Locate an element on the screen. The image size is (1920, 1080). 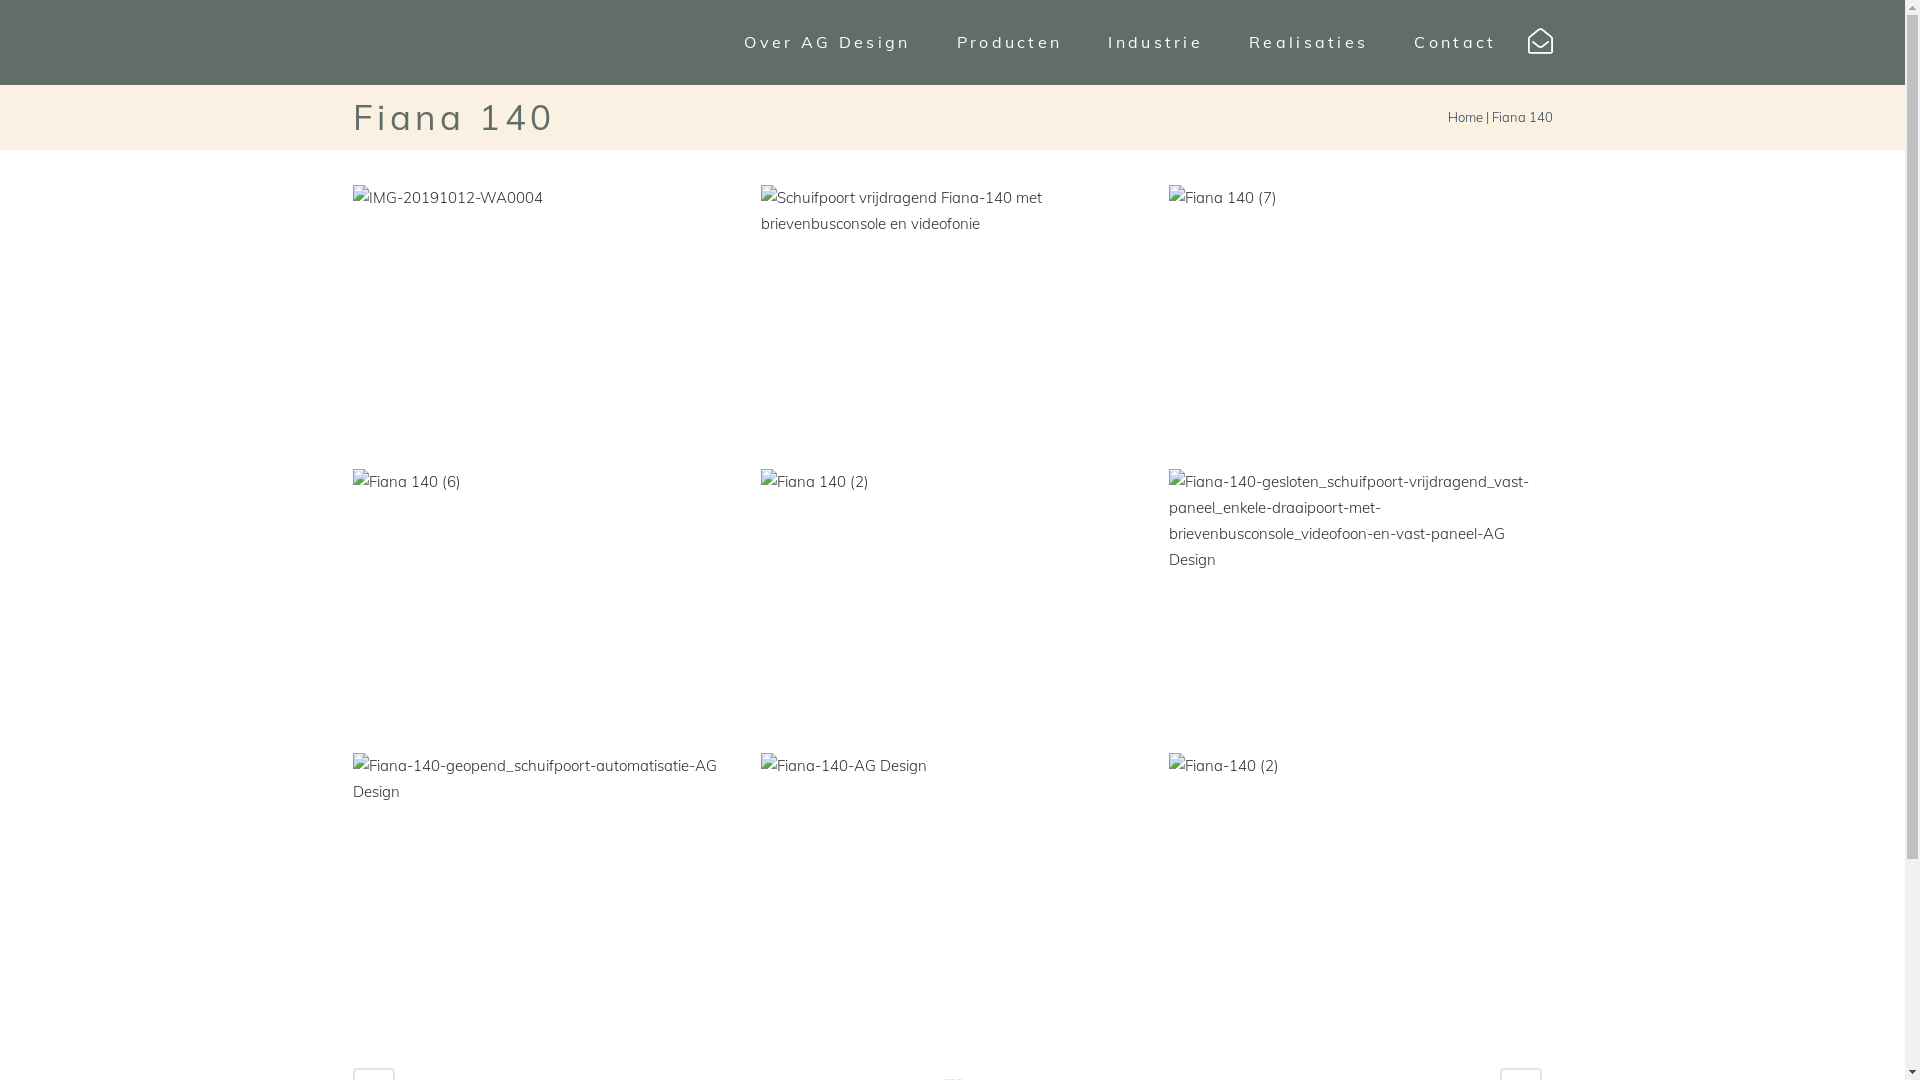
'Fiana 140 (6)' is located at coordinates (544, 598).